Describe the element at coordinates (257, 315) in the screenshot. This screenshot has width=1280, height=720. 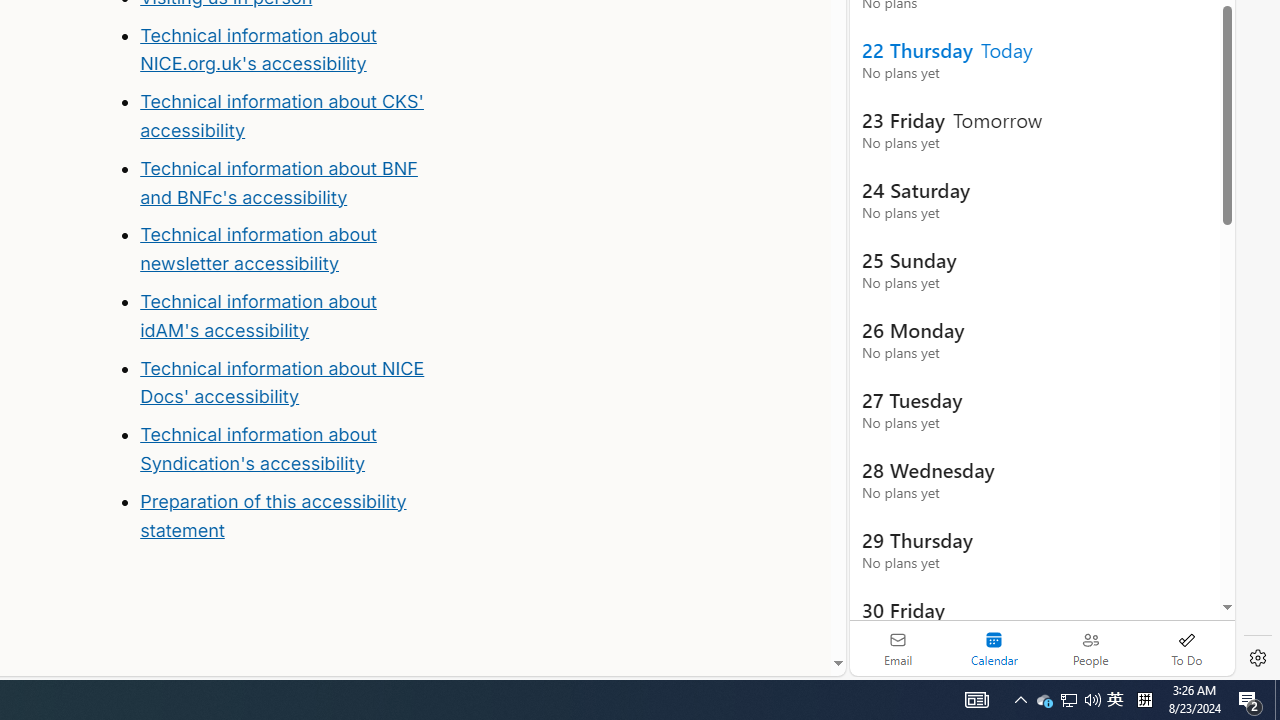
I see `'Technical information about idAM'` at that location.